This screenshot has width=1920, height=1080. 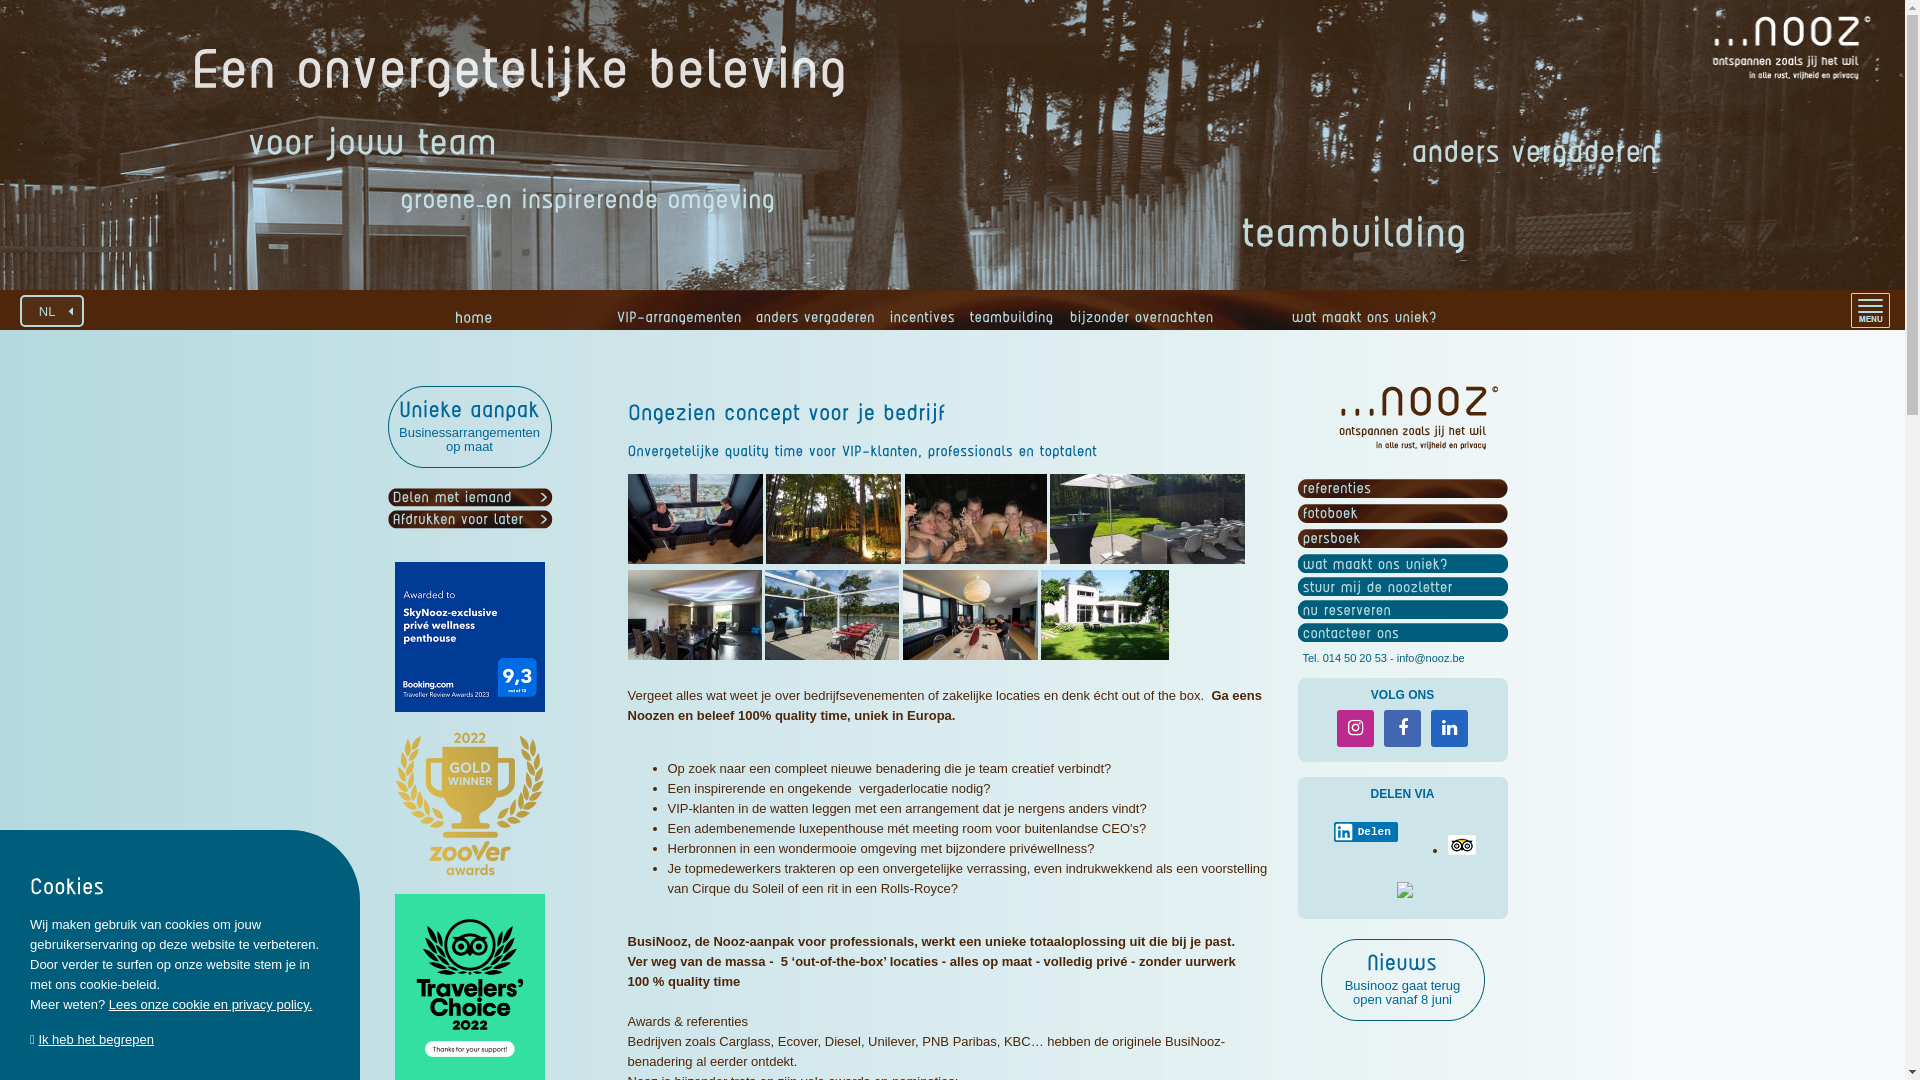 I want to click on 'info@nooz.be', so click(x=1429, y=658).